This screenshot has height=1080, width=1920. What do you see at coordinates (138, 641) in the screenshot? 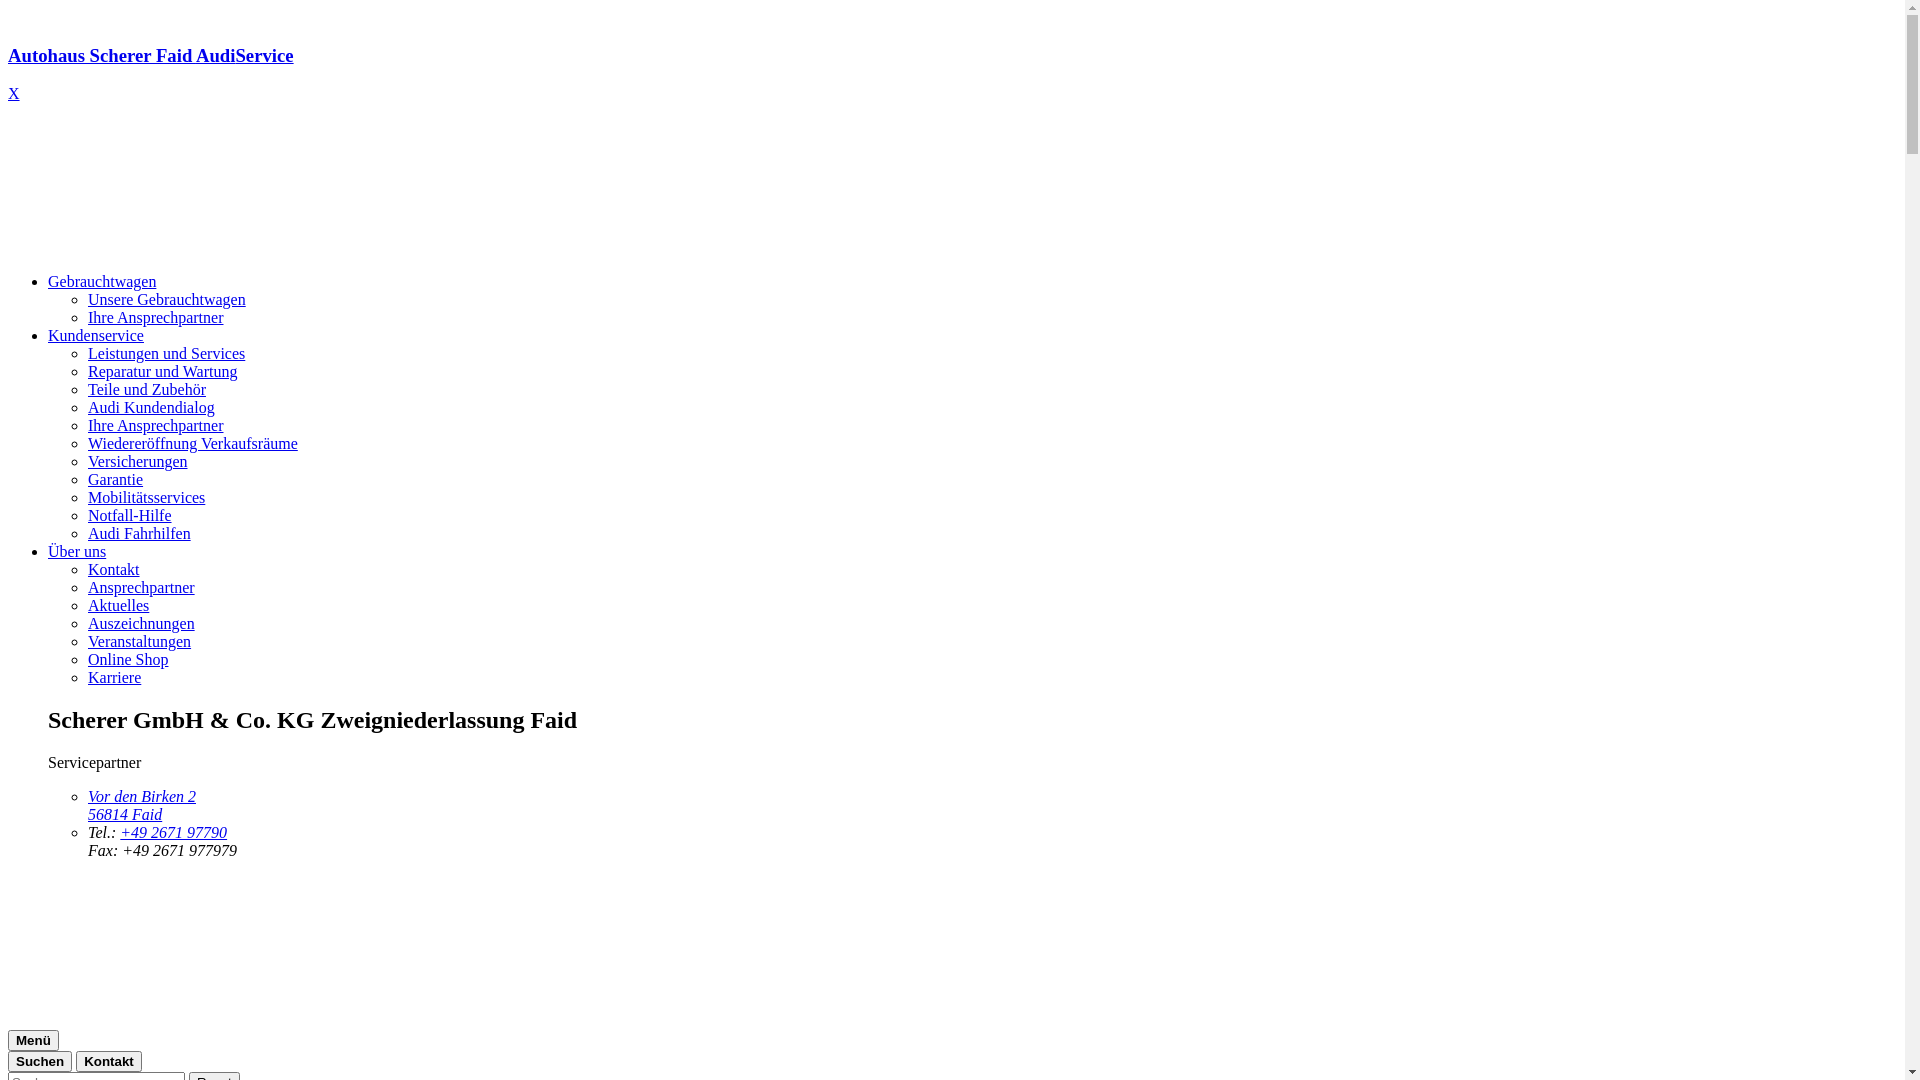
I see `'Veranstaltungen'` at bounding box center [138, 641].